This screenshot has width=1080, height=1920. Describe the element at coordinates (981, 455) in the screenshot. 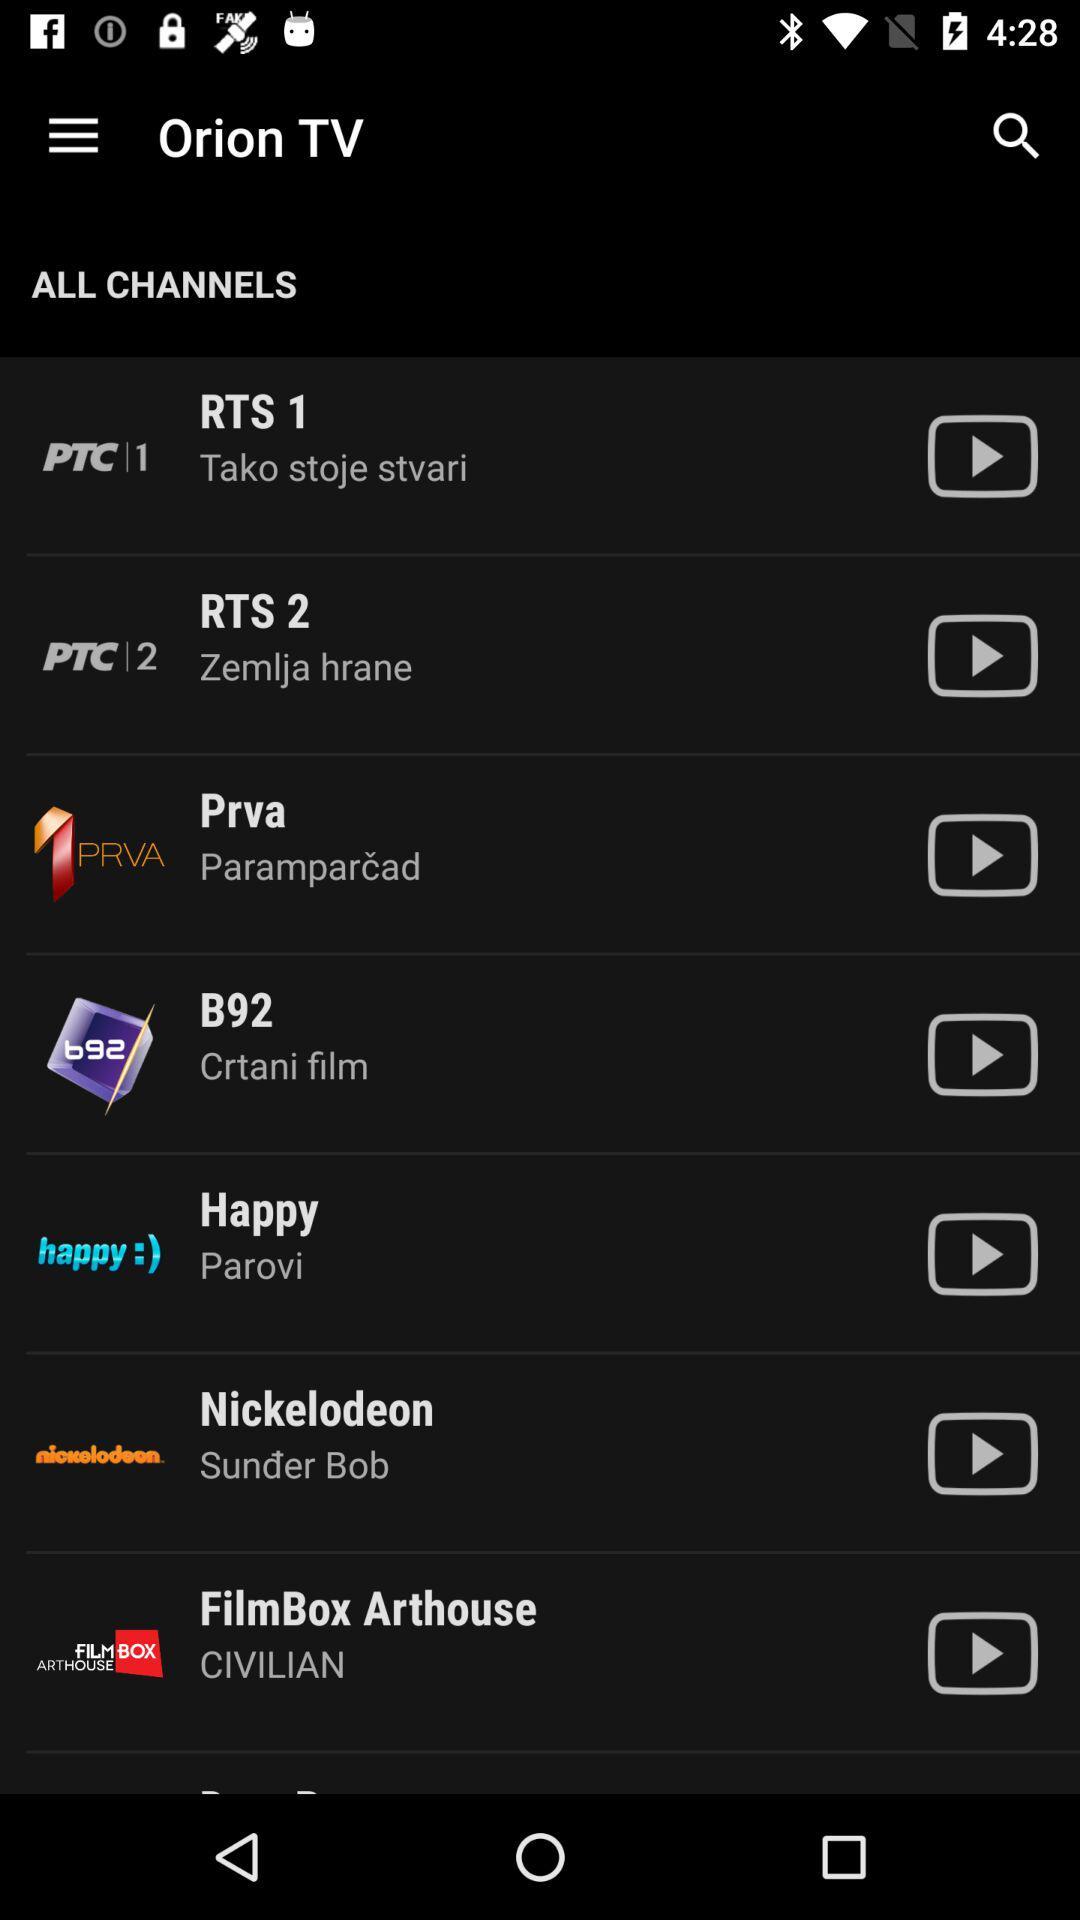

I see `play` at that location.